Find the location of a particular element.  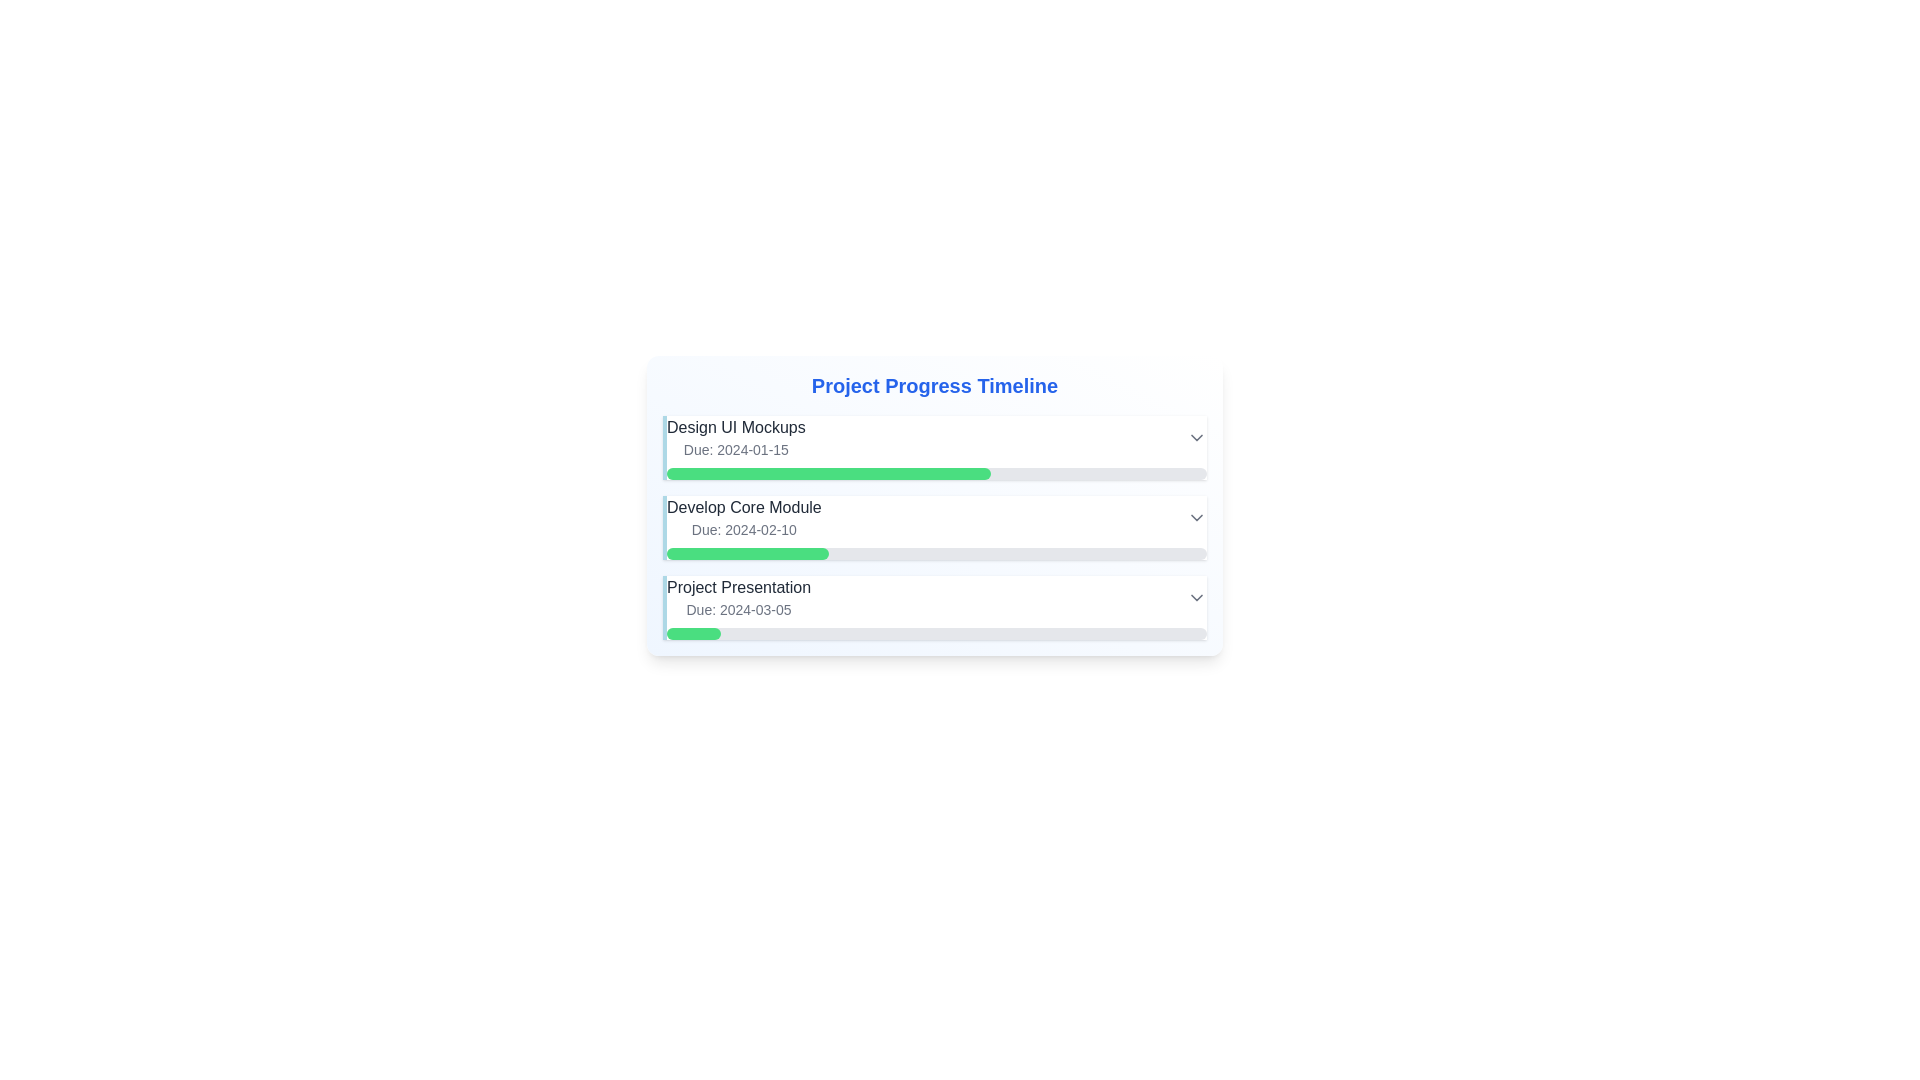

the gray chevron-shaped dropdown trigger icon located on the far right side of the 'Develop Core Module' task row is located at coordinates (1196, 516).